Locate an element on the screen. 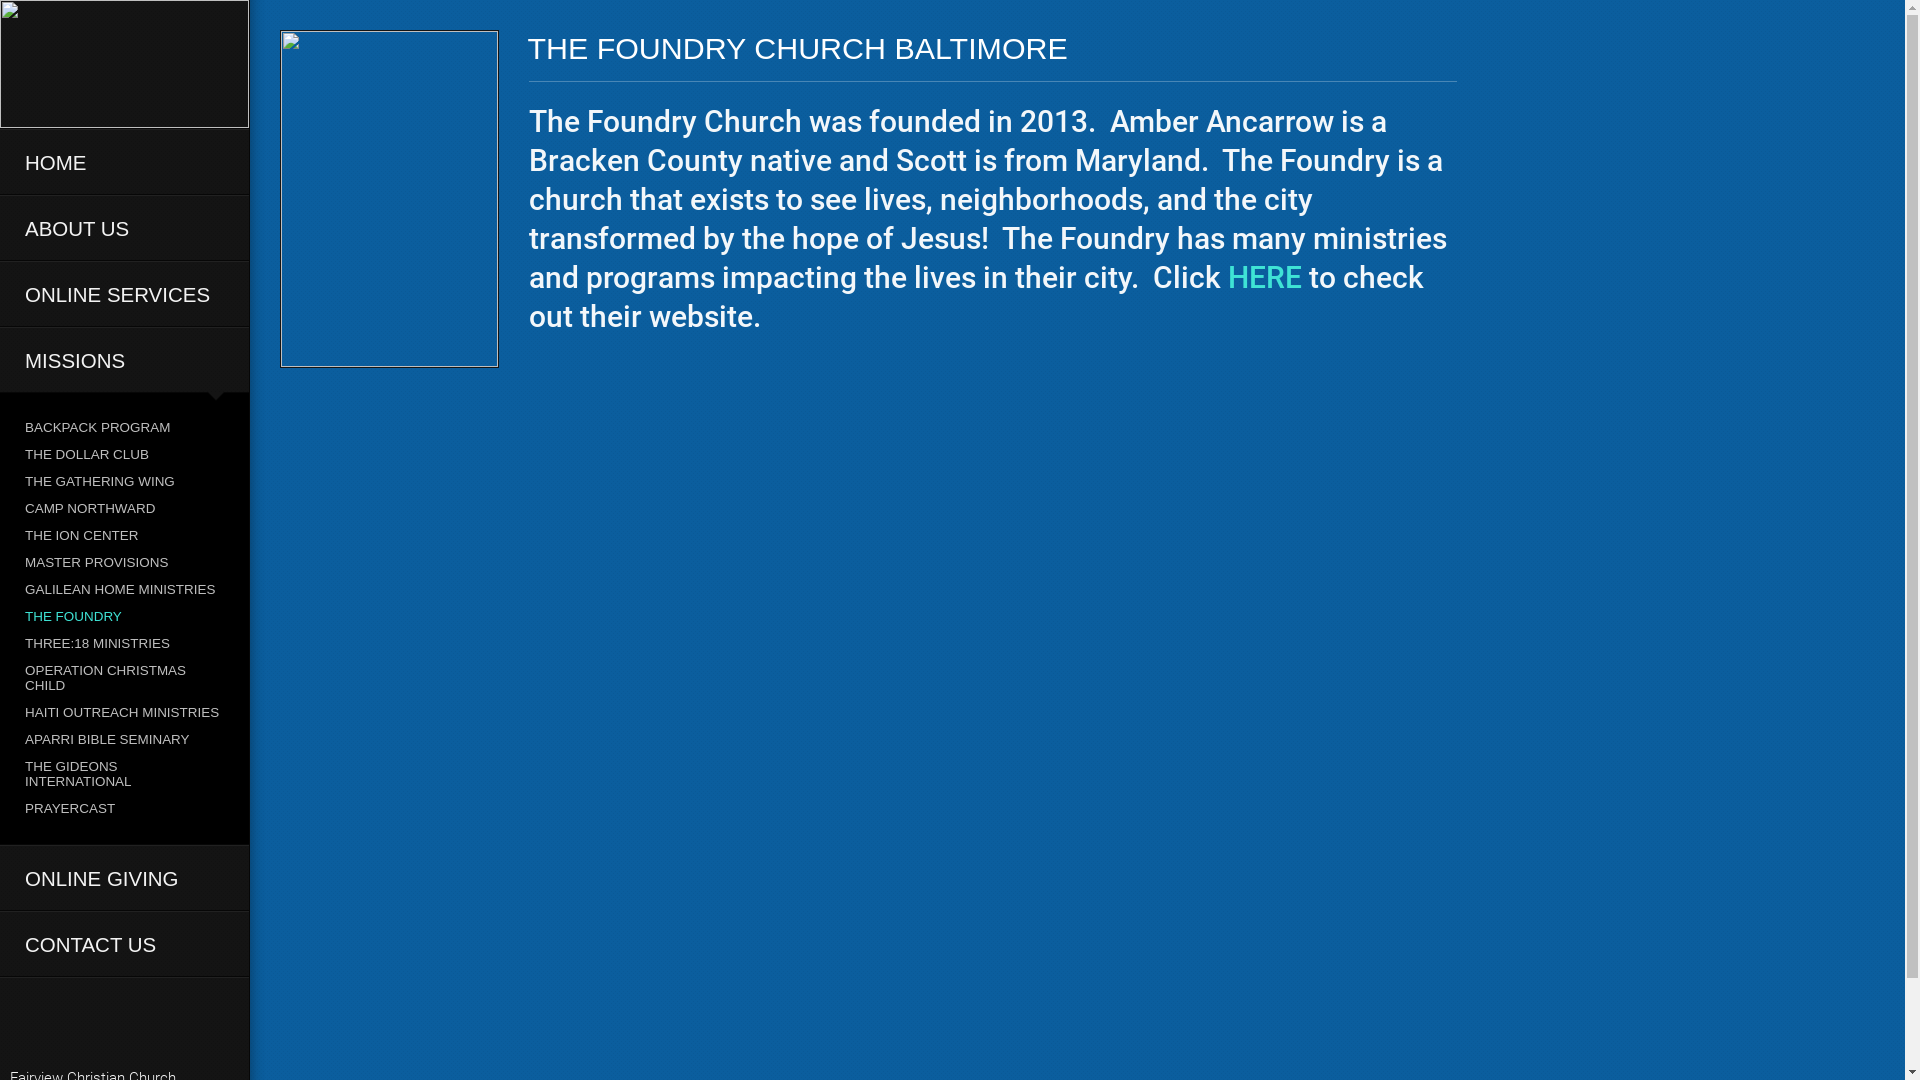 The image size is (1920, 1080). 'MISSIONS' is located at coordinates (123, 358).